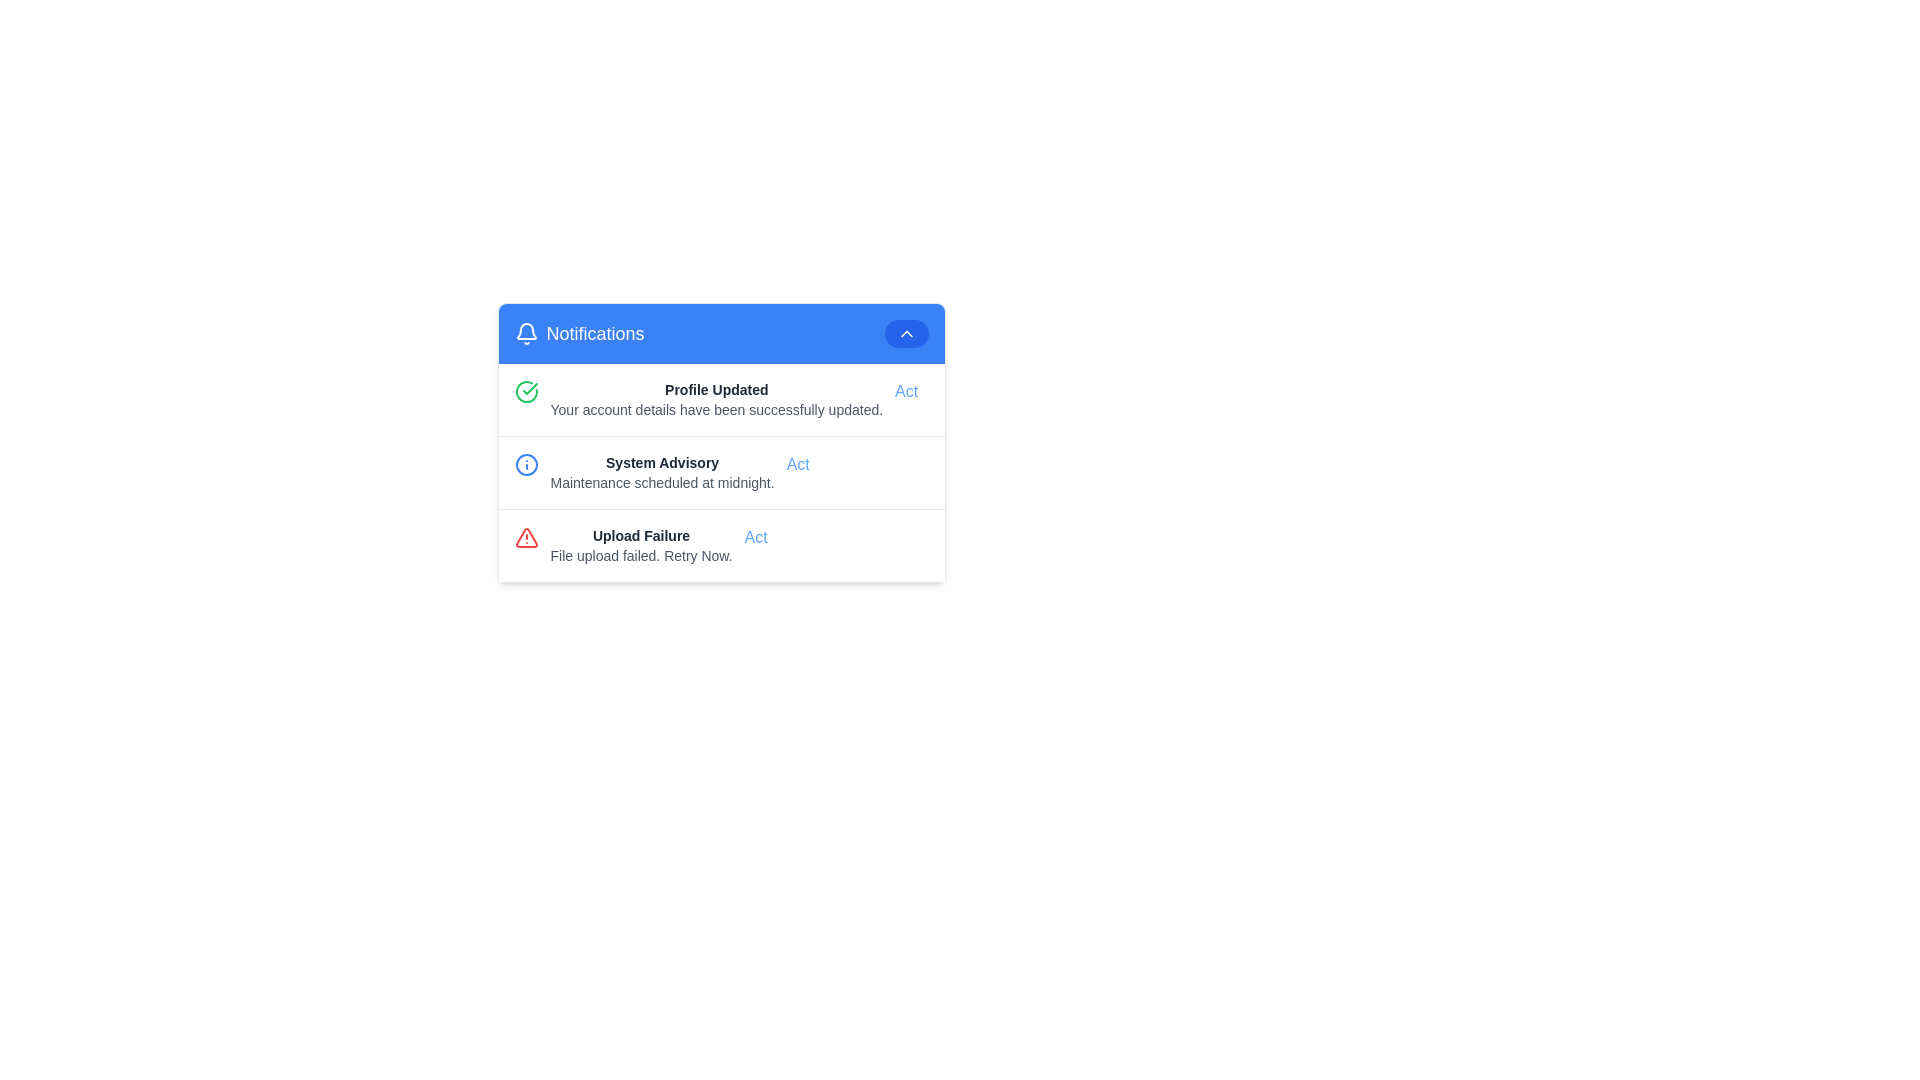  Describe the element at coordinates (641, 555) in the screenshot. I see `the text element that contains the message 'File upload failed. Retry Now.' which is styled in a smaller gray font and positioned below the heading 'Upload Failure'` at that location.